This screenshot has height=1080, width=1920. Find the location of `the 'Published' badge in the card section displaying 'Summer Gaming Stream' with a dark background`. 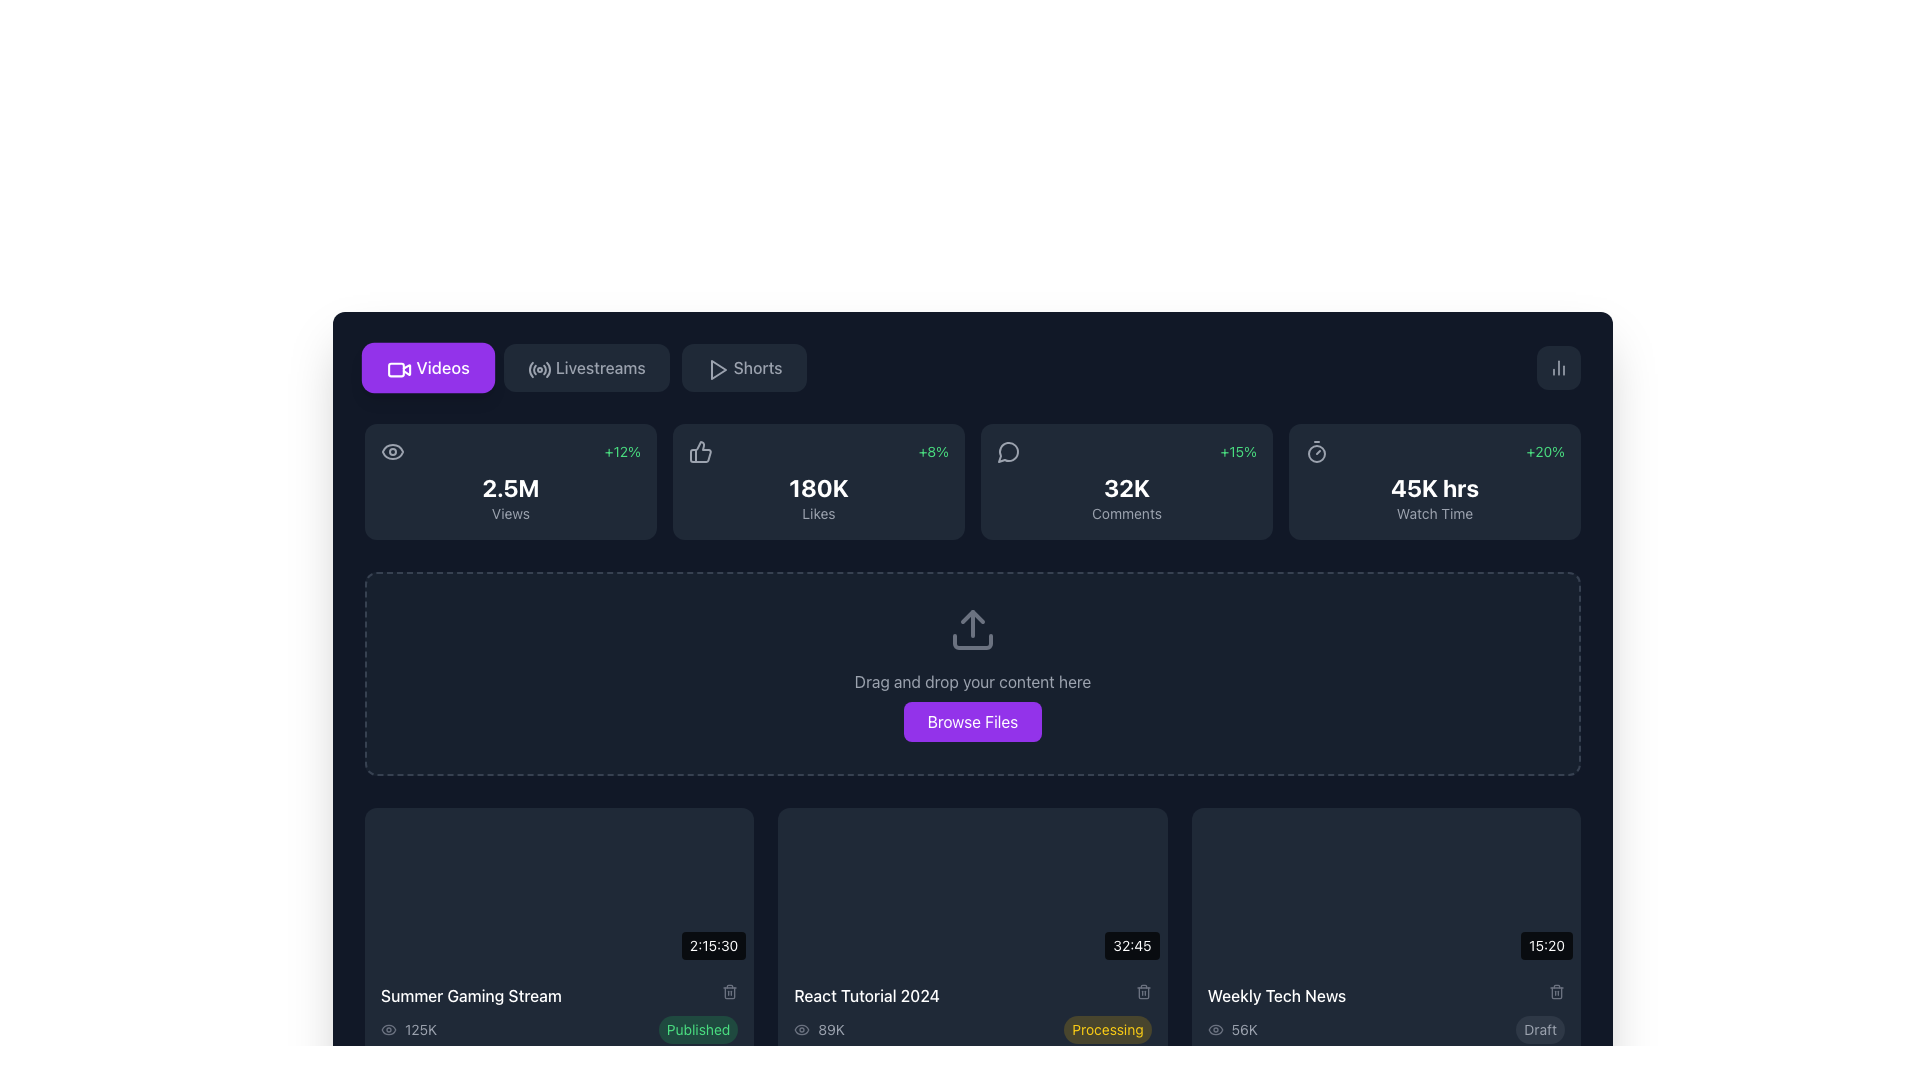

the 'Published' badge in the card section displaying 'Summer Gaming Stream' with a dark background is located at coordinates (559, 1014).